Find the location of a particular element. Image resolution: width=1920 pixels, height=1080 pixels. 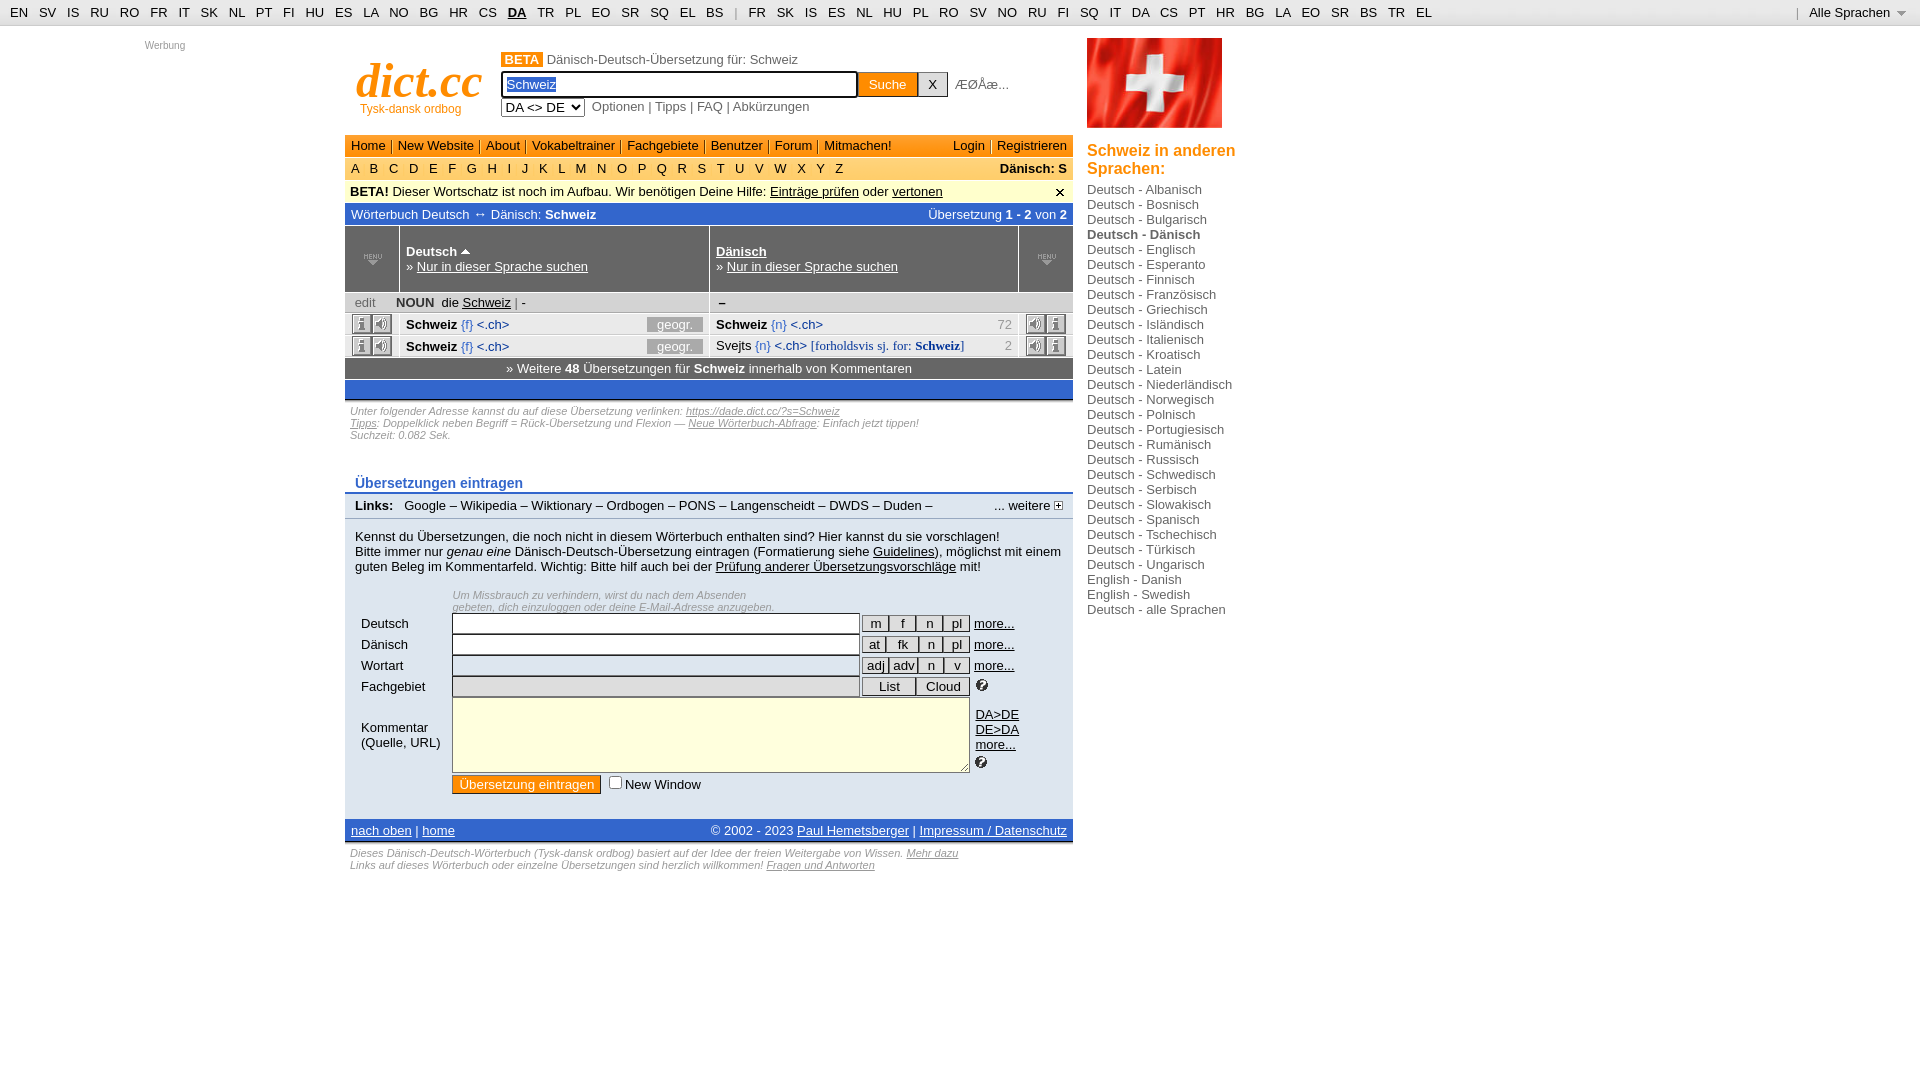

'Deutsch - Albanisch' is located at coordinates (1144, 189).